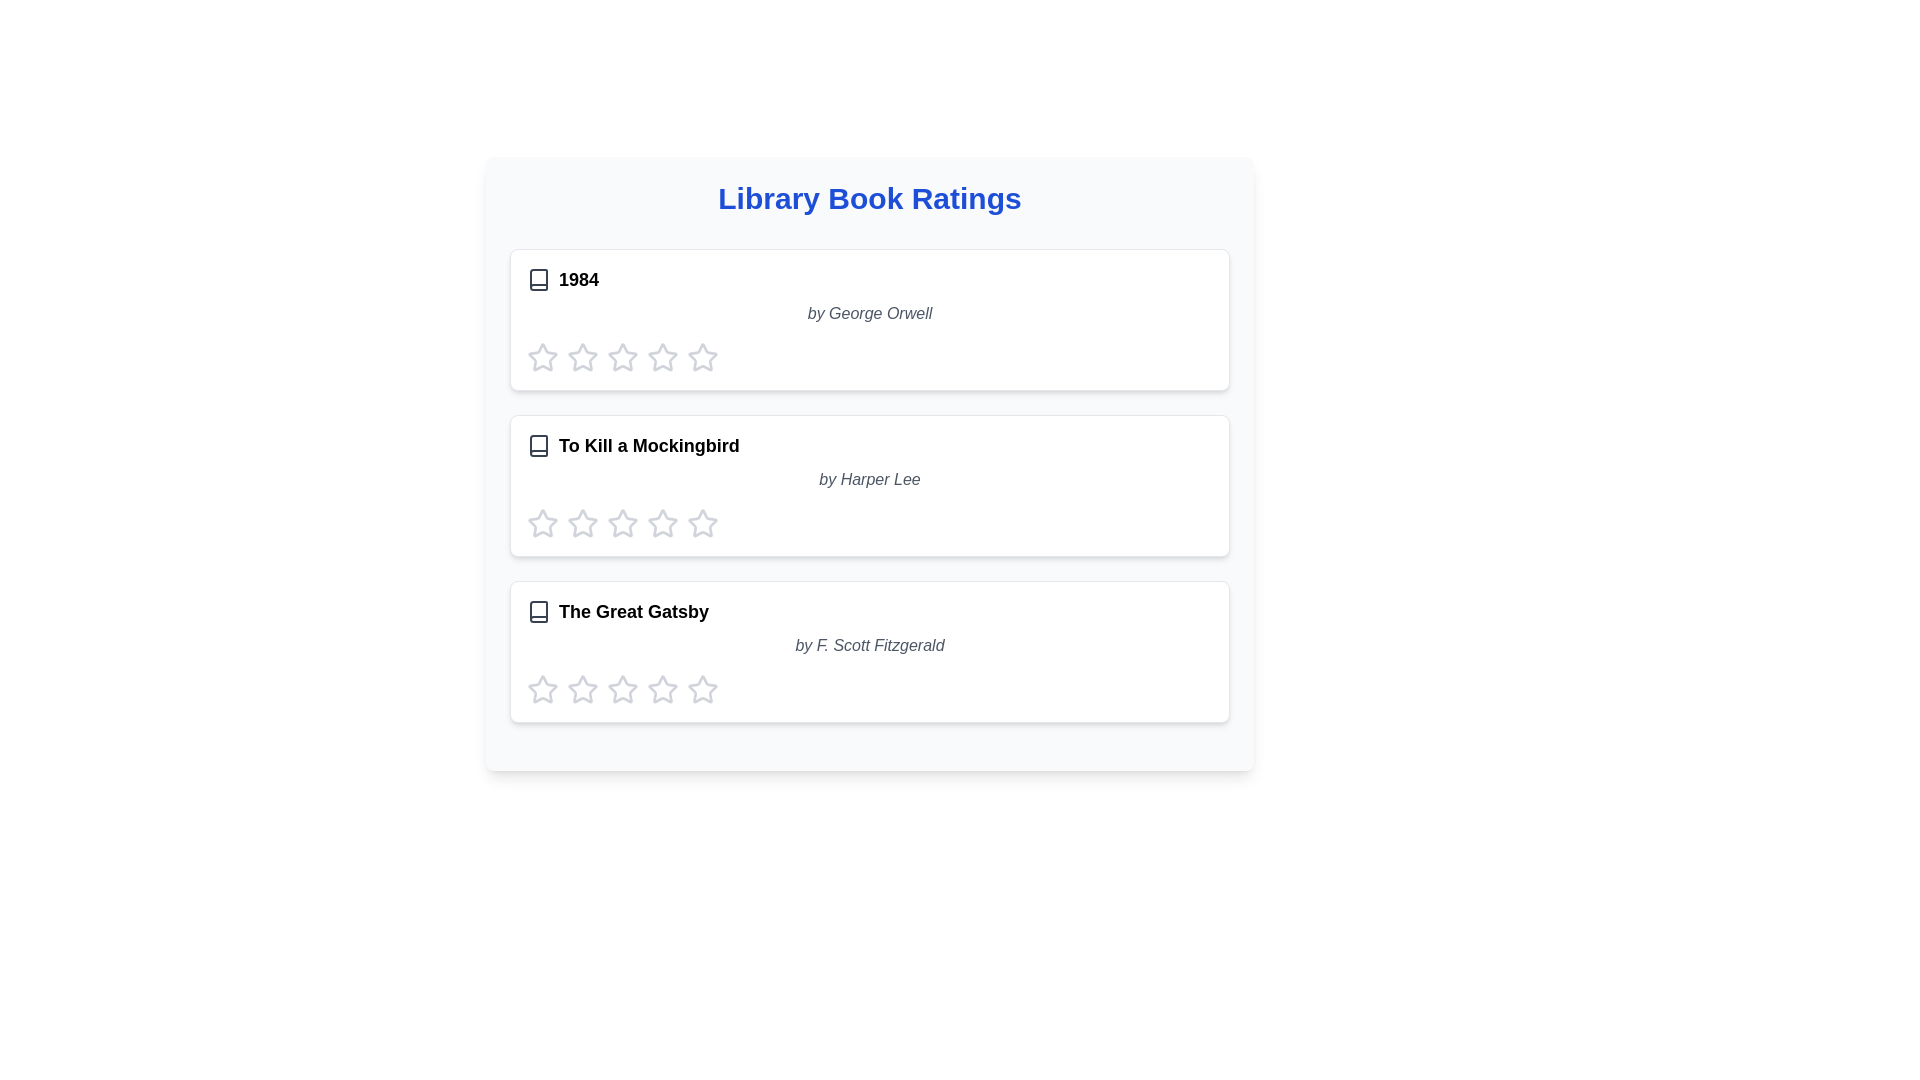  I want to click on the first star icon in the rating bar for 'To Kill a Mockingbird', so click(581, 522).